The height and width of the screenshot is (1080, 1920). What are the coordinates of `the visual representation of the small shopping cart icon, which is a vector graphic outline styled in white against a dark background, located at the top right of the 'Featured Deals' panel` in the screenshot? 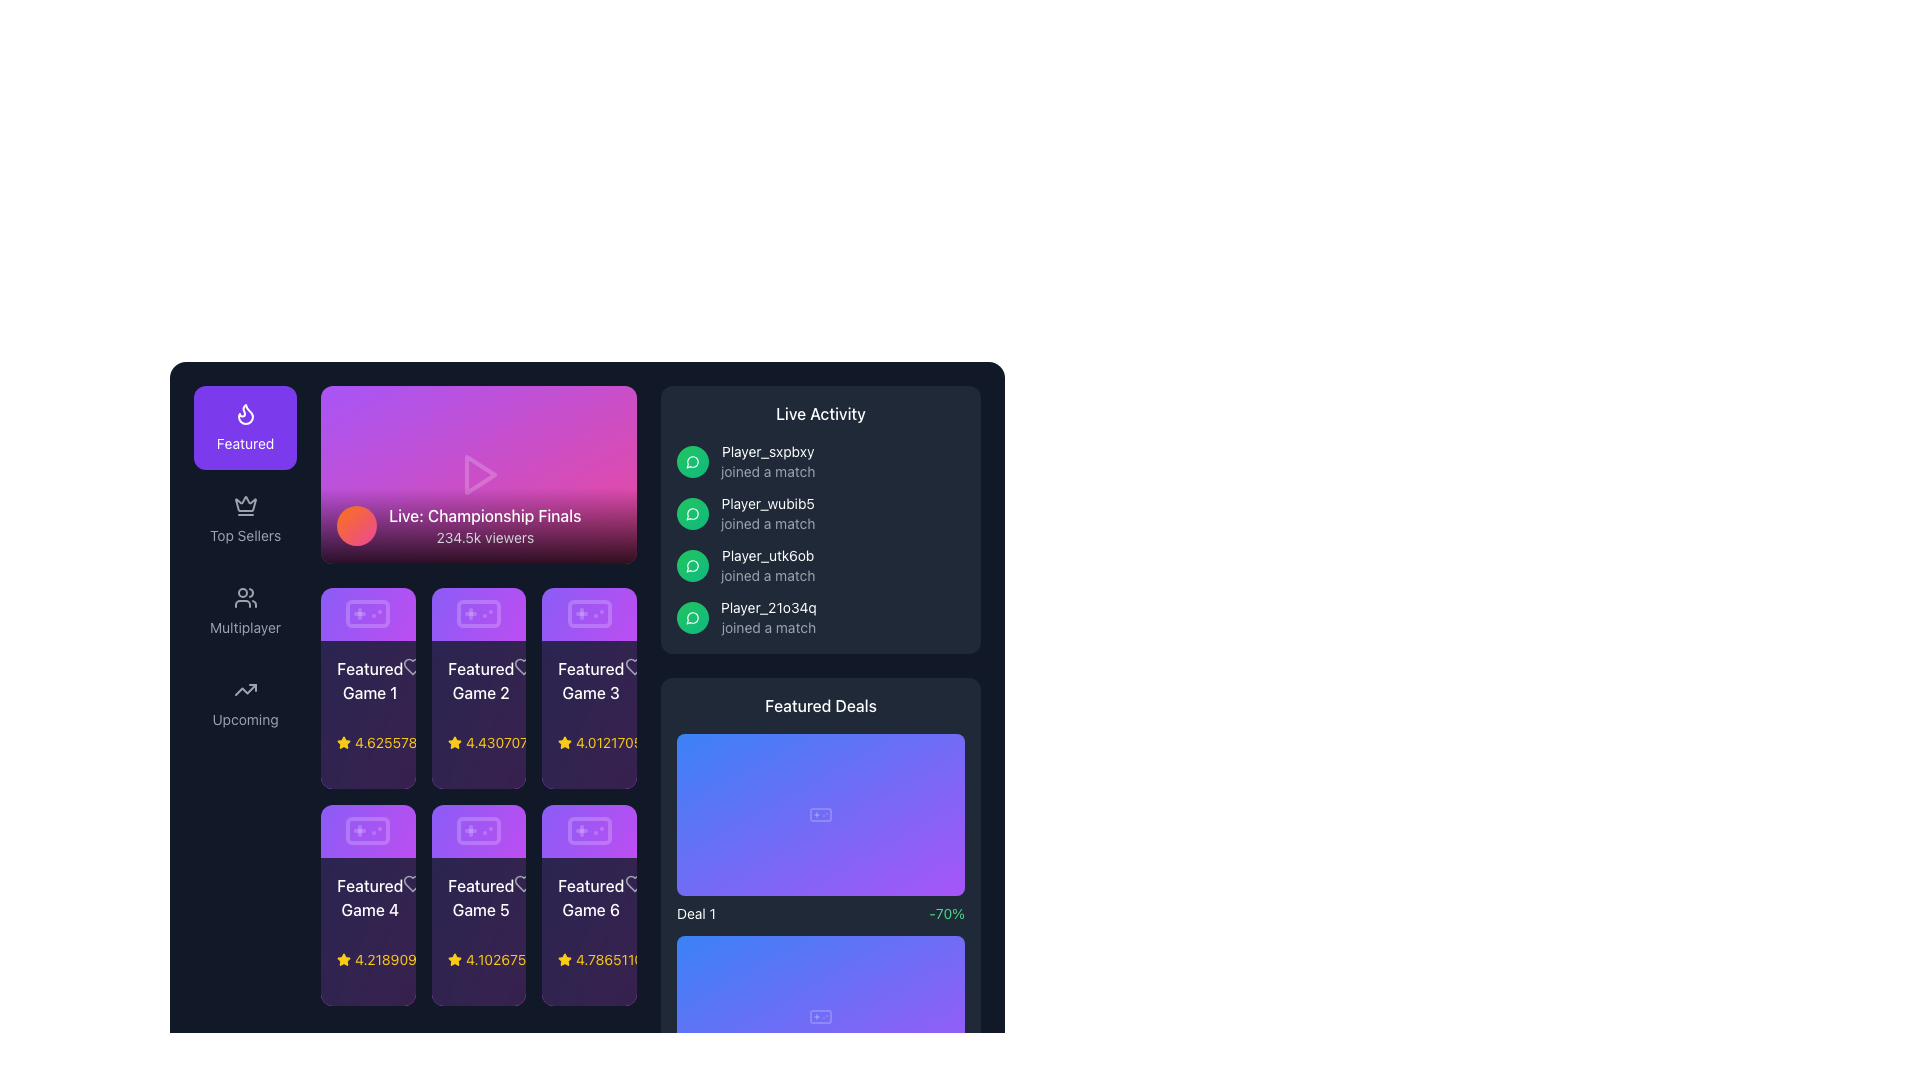 It's located at (828, 742).